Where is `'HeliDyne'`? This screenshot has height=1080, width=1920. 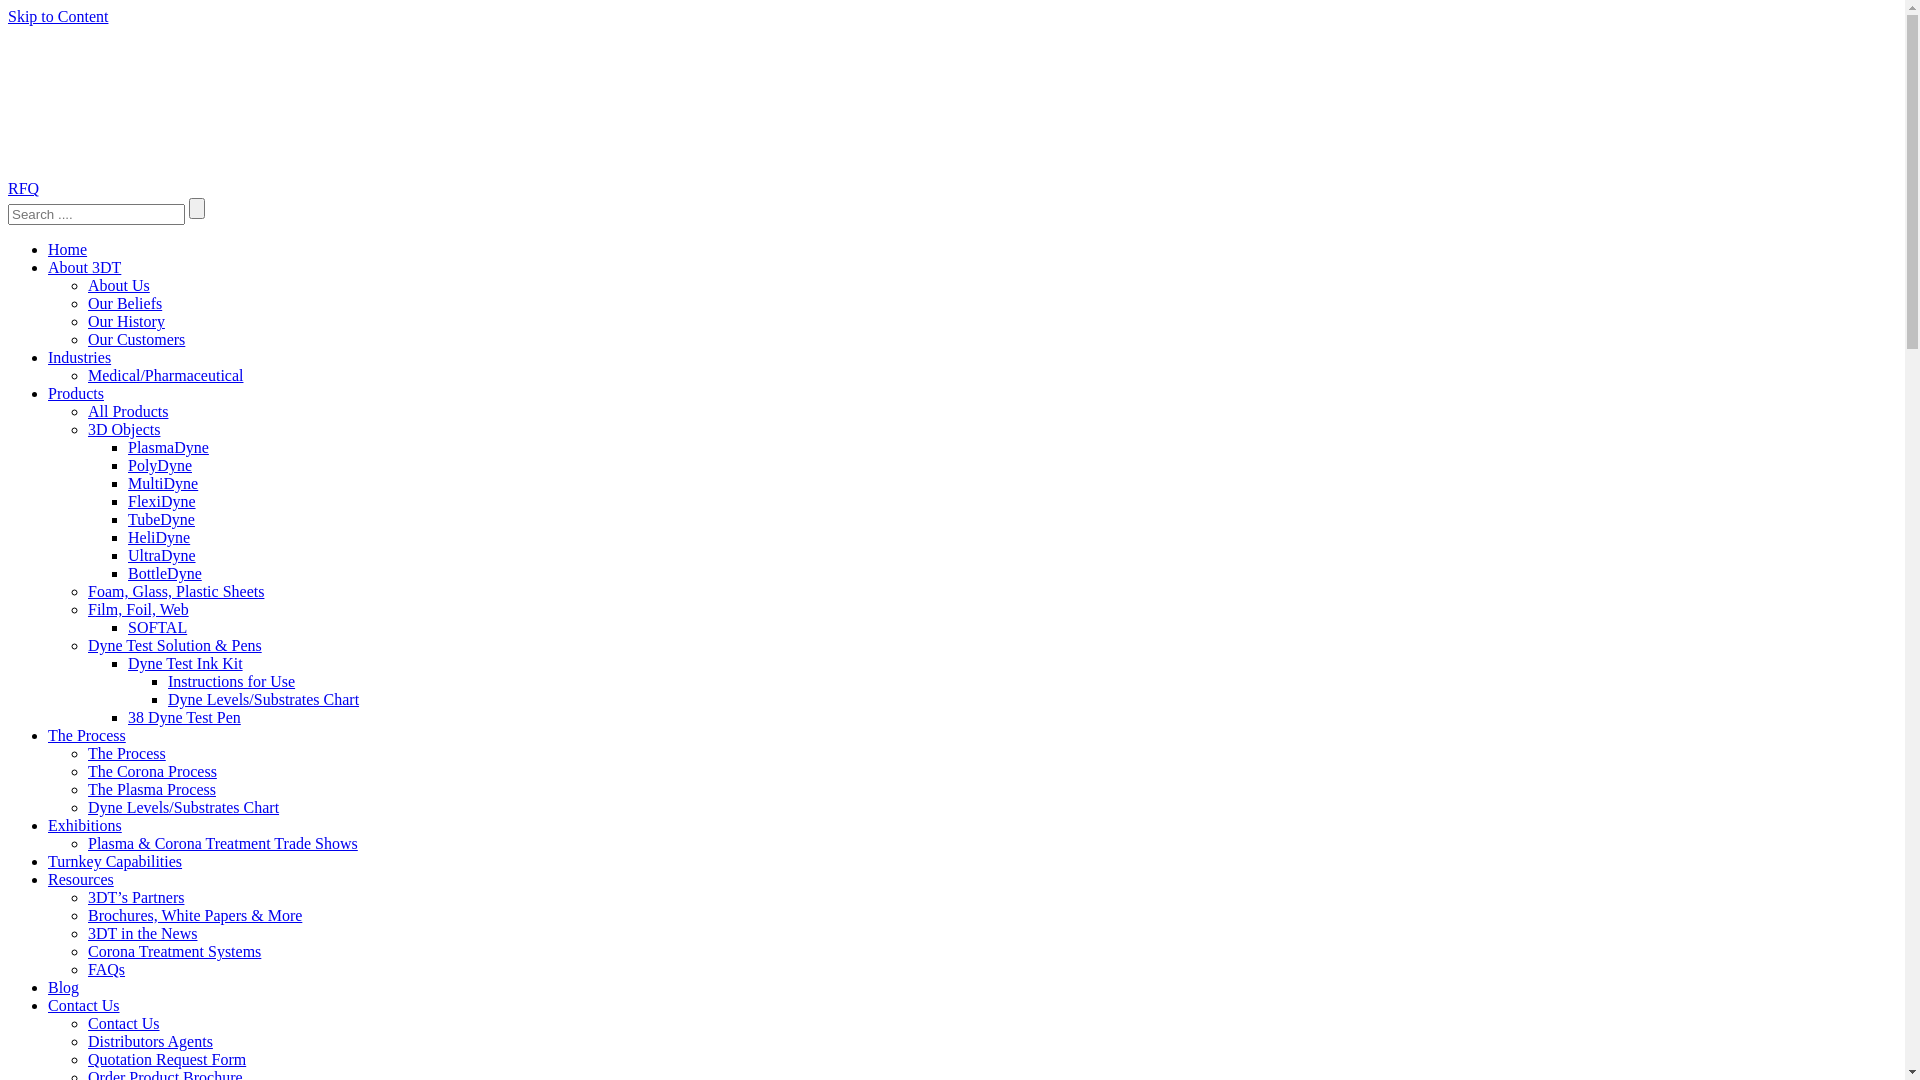
'HeliDyne' is located at coordinates (157, 536).